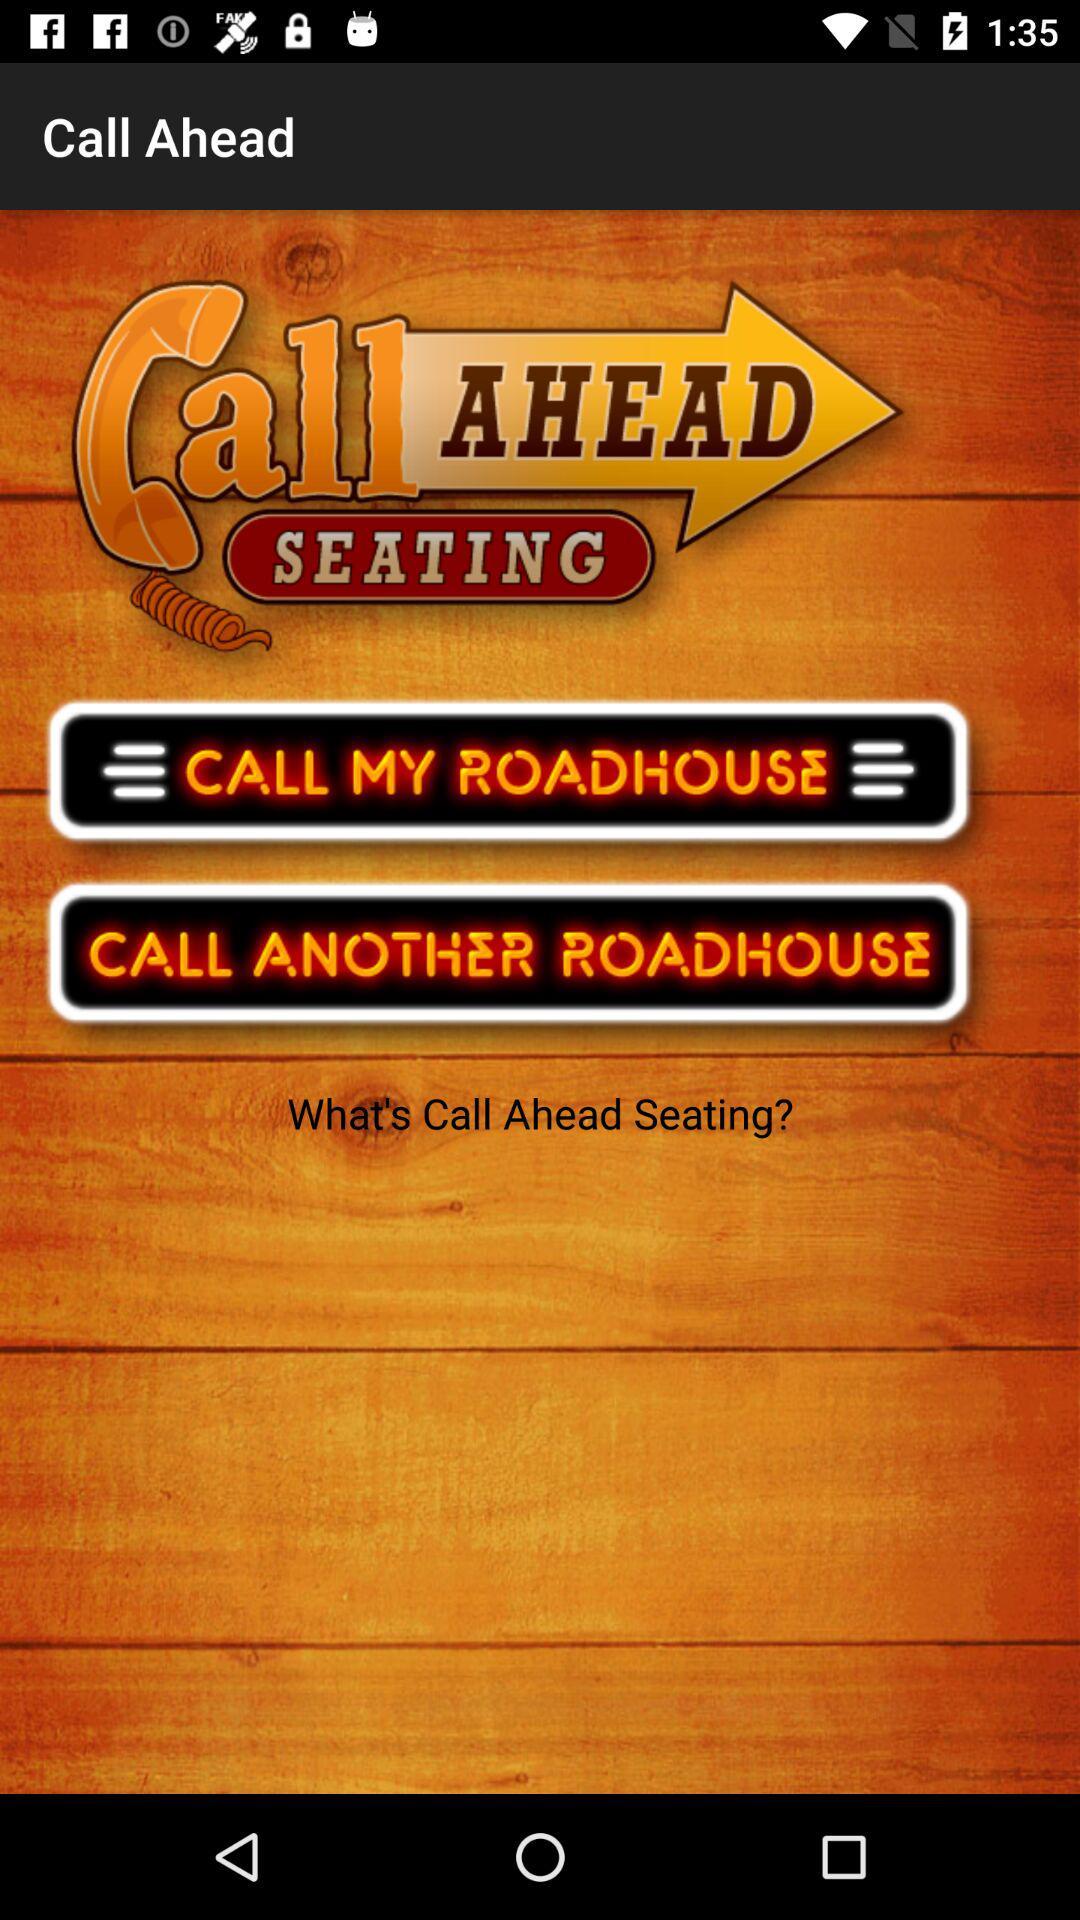 This screenshot has width=1080, height=1920. I want to click on initiate phone call option, so click(521, 781).